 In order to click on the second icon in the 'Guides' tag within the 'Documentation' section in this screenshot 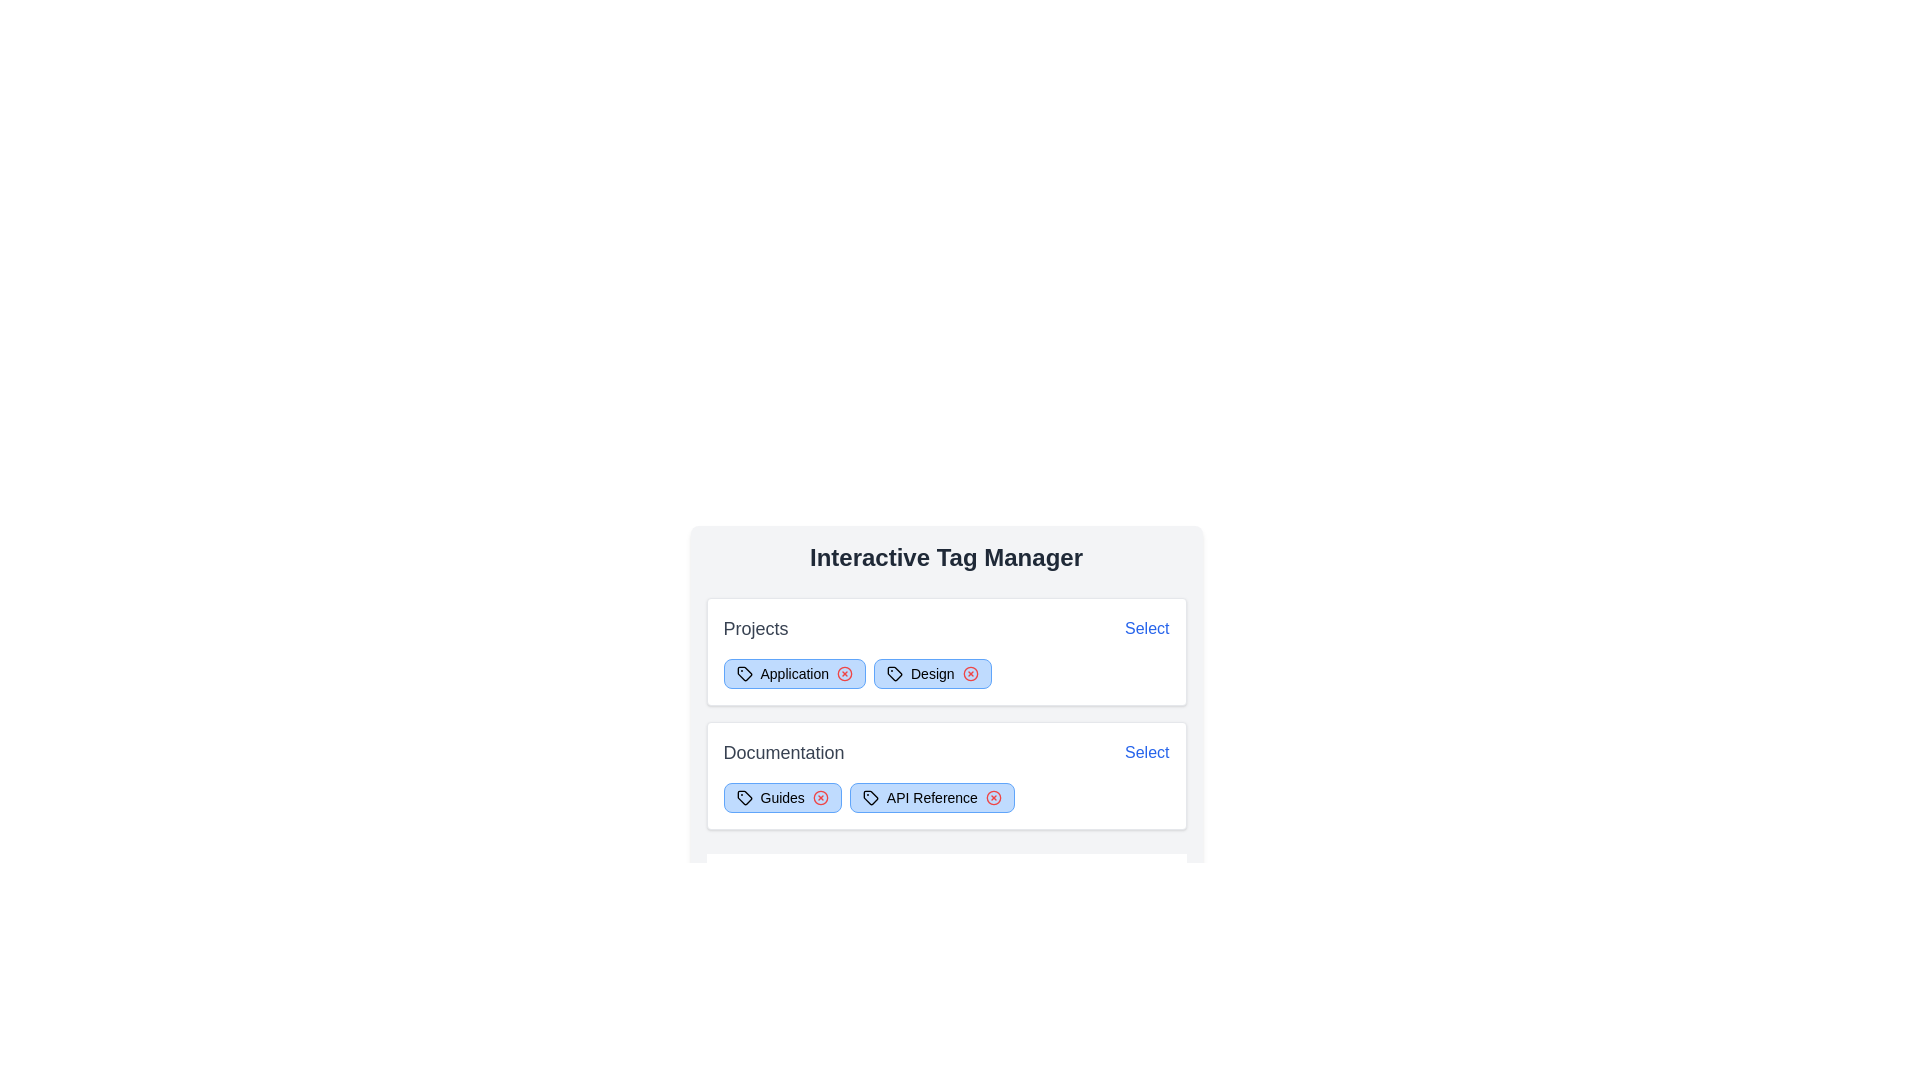, I will do `click(820, 797)`.